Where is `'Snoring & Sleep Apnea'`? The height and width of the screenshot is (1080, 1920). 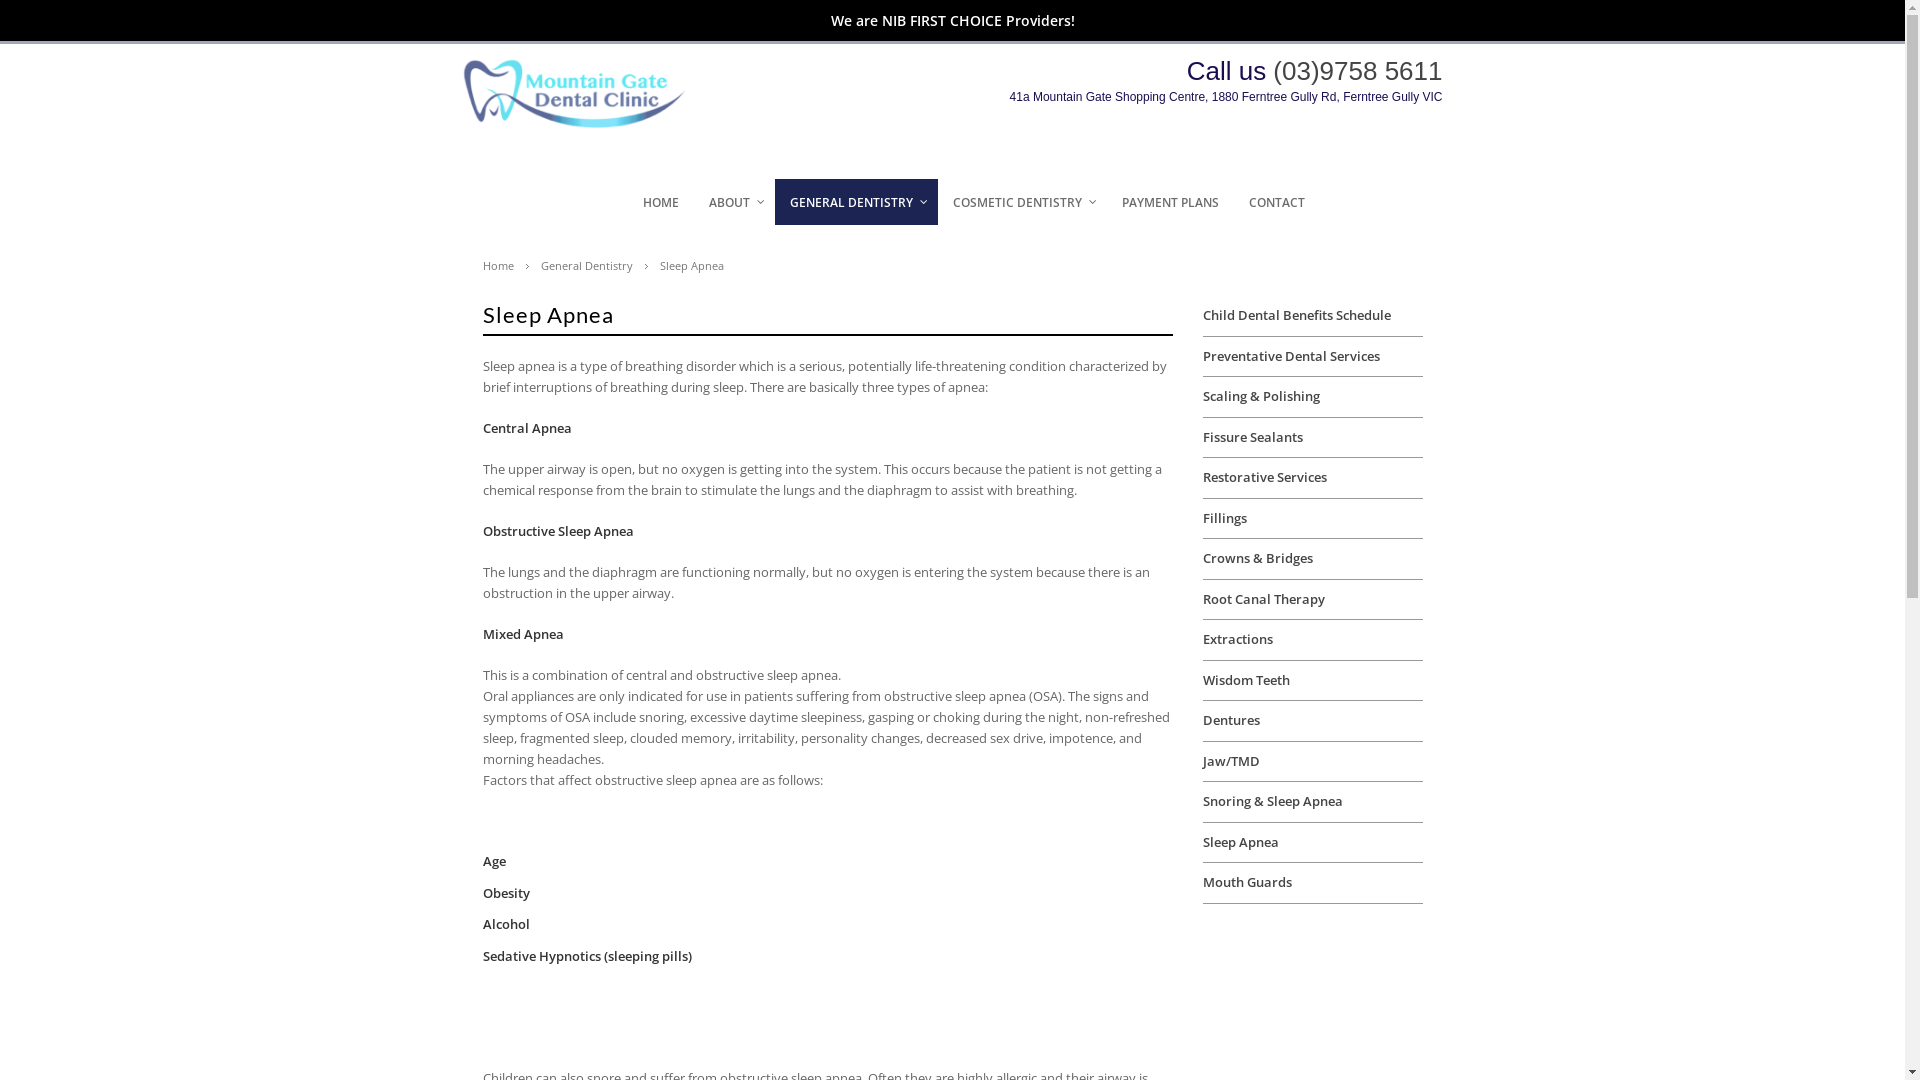 'Snoring & Sleep Apnea' is located at coordinates (1271, 800).